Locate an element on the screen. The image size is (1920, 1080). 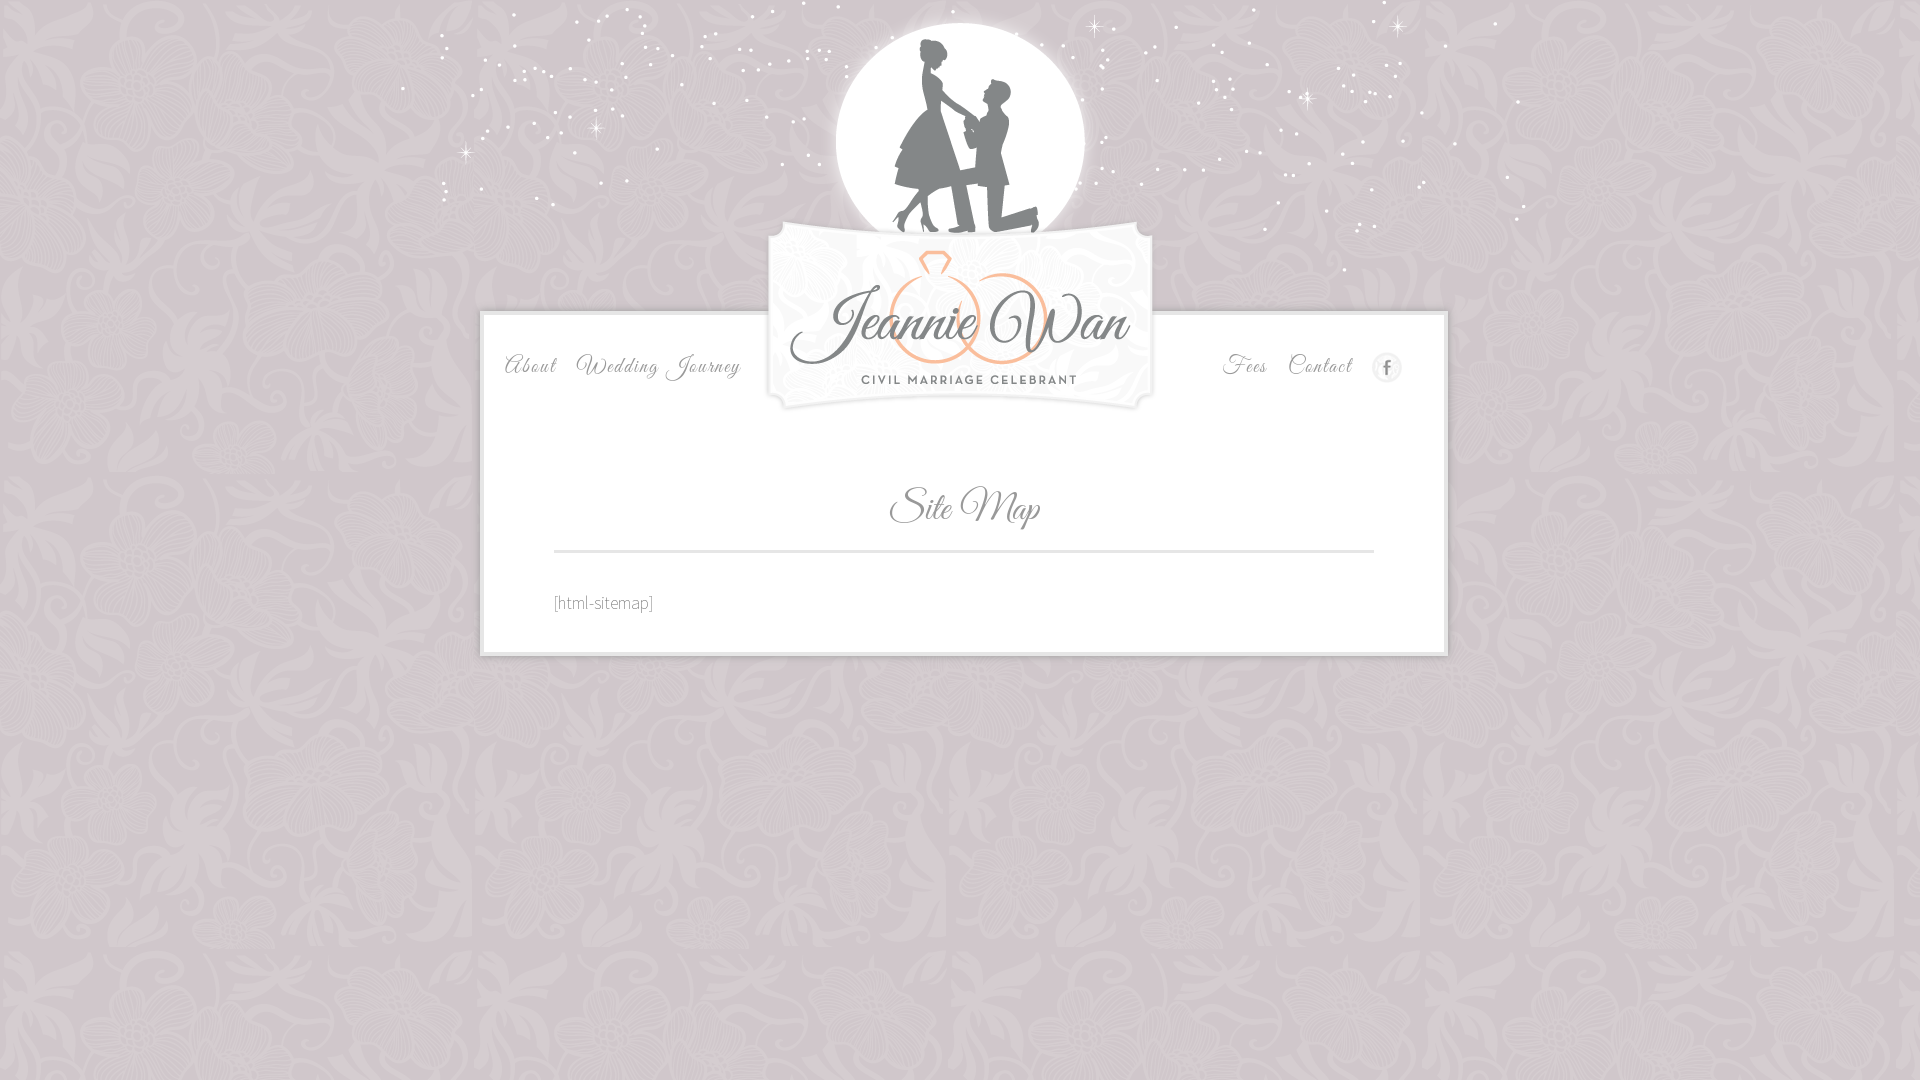
'Fees' is located at coordinates (1243, 366).